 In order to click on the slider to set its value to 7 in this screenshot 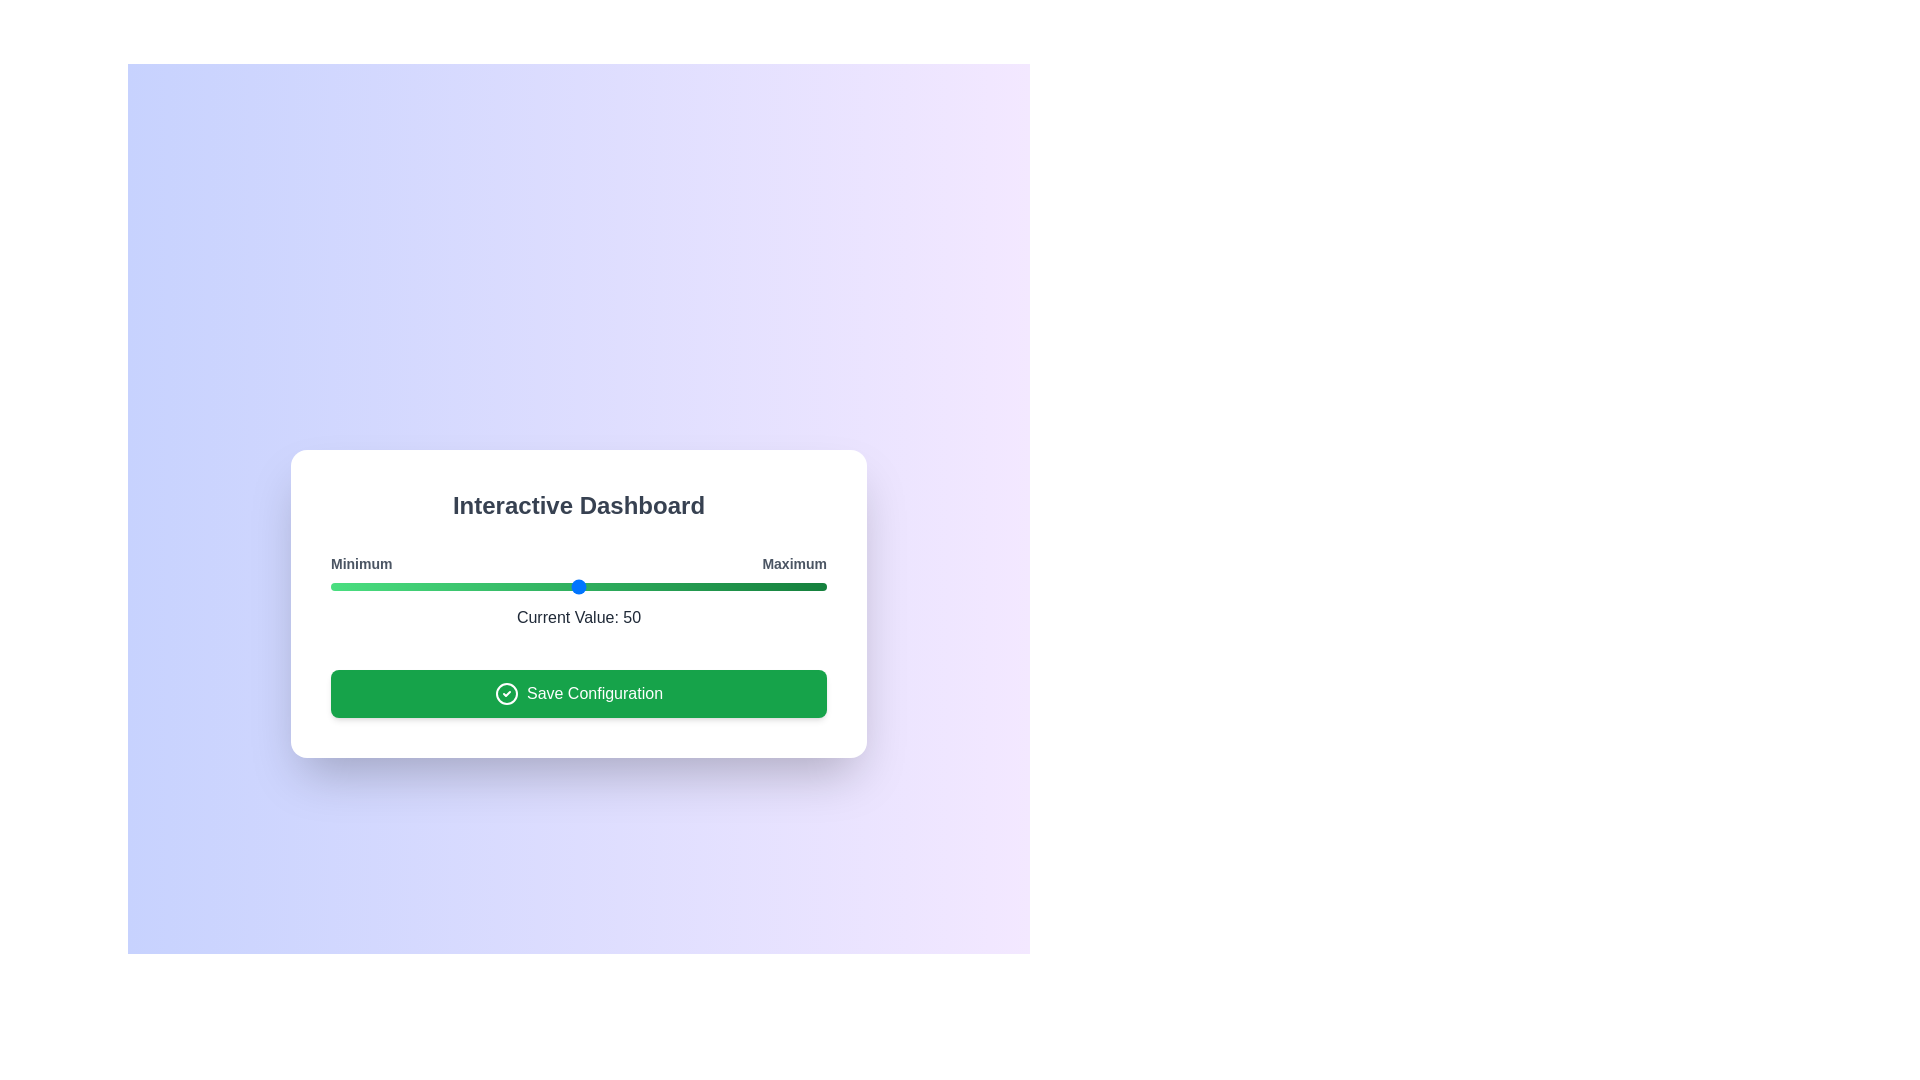, I will do `click(365, 585)`.